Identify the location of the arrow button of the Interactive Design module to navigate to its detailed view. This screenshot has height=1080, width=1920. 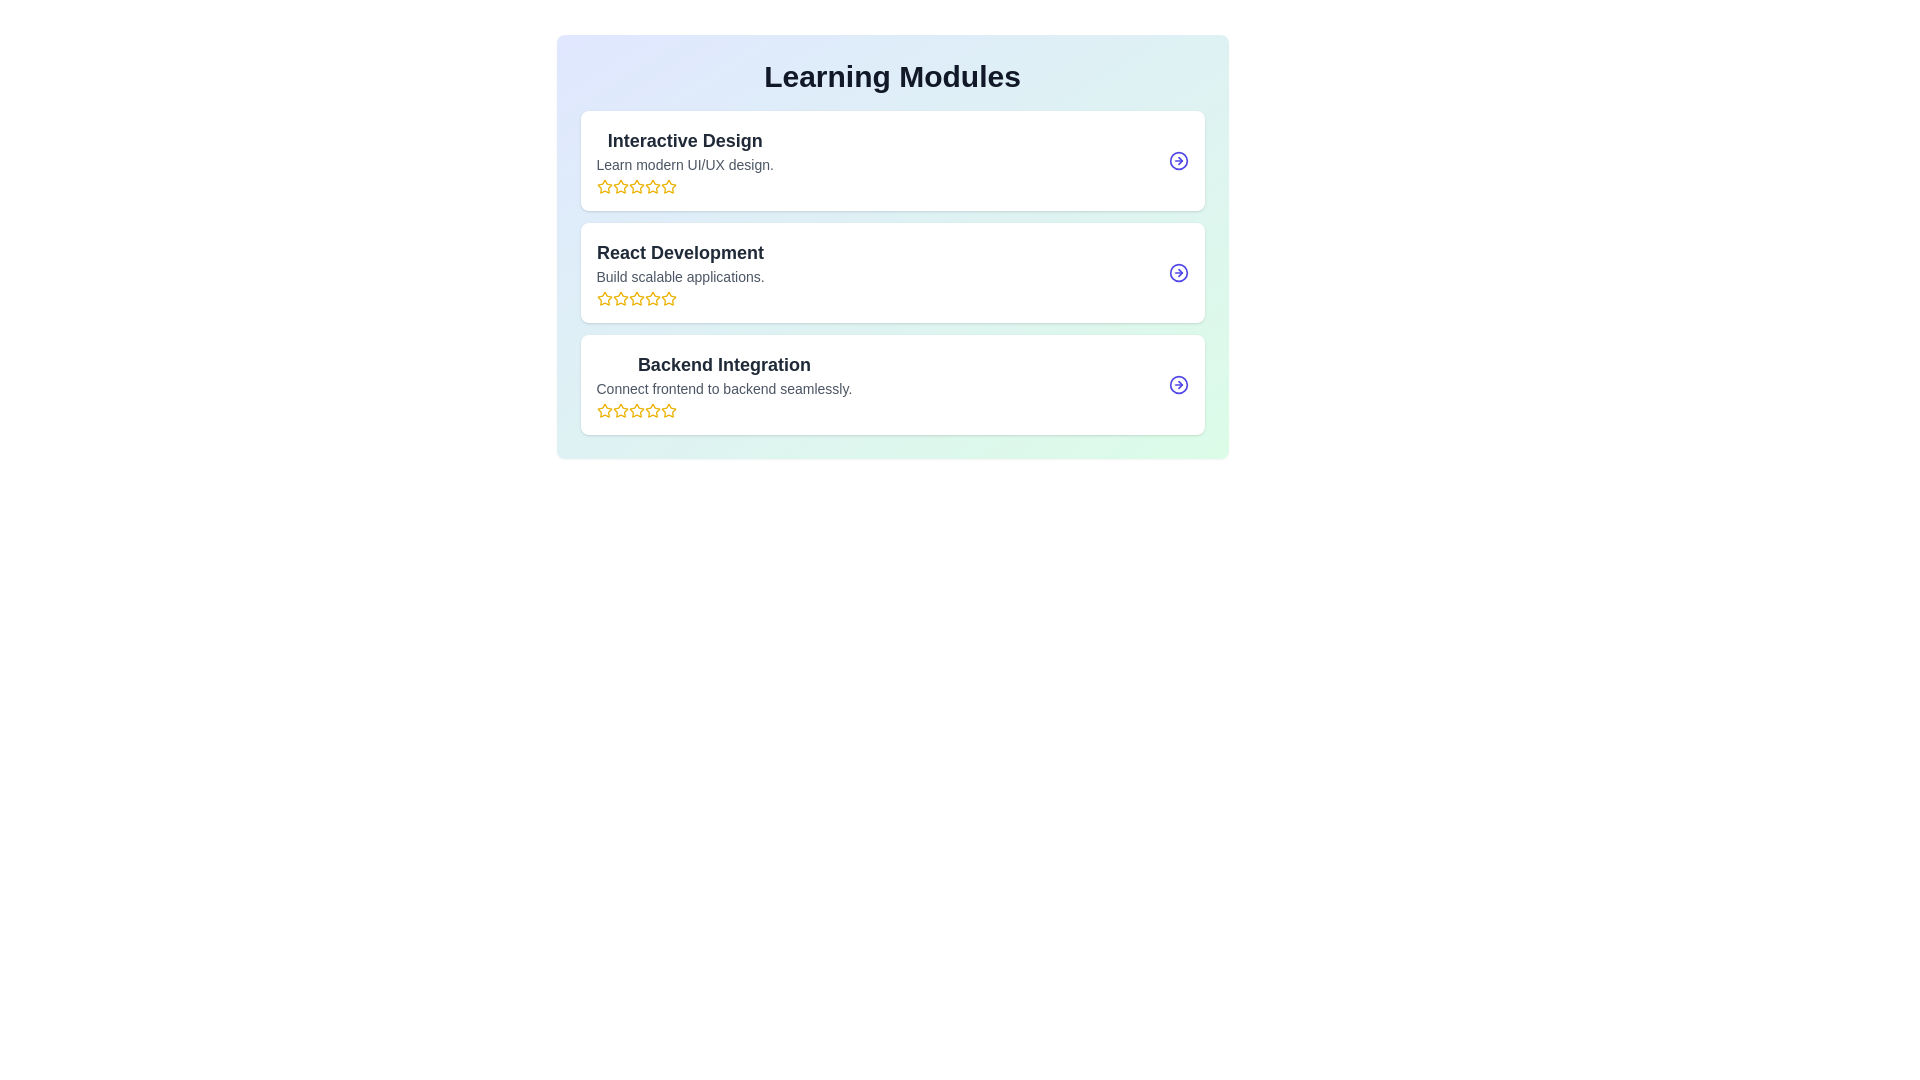
(1178, 160).